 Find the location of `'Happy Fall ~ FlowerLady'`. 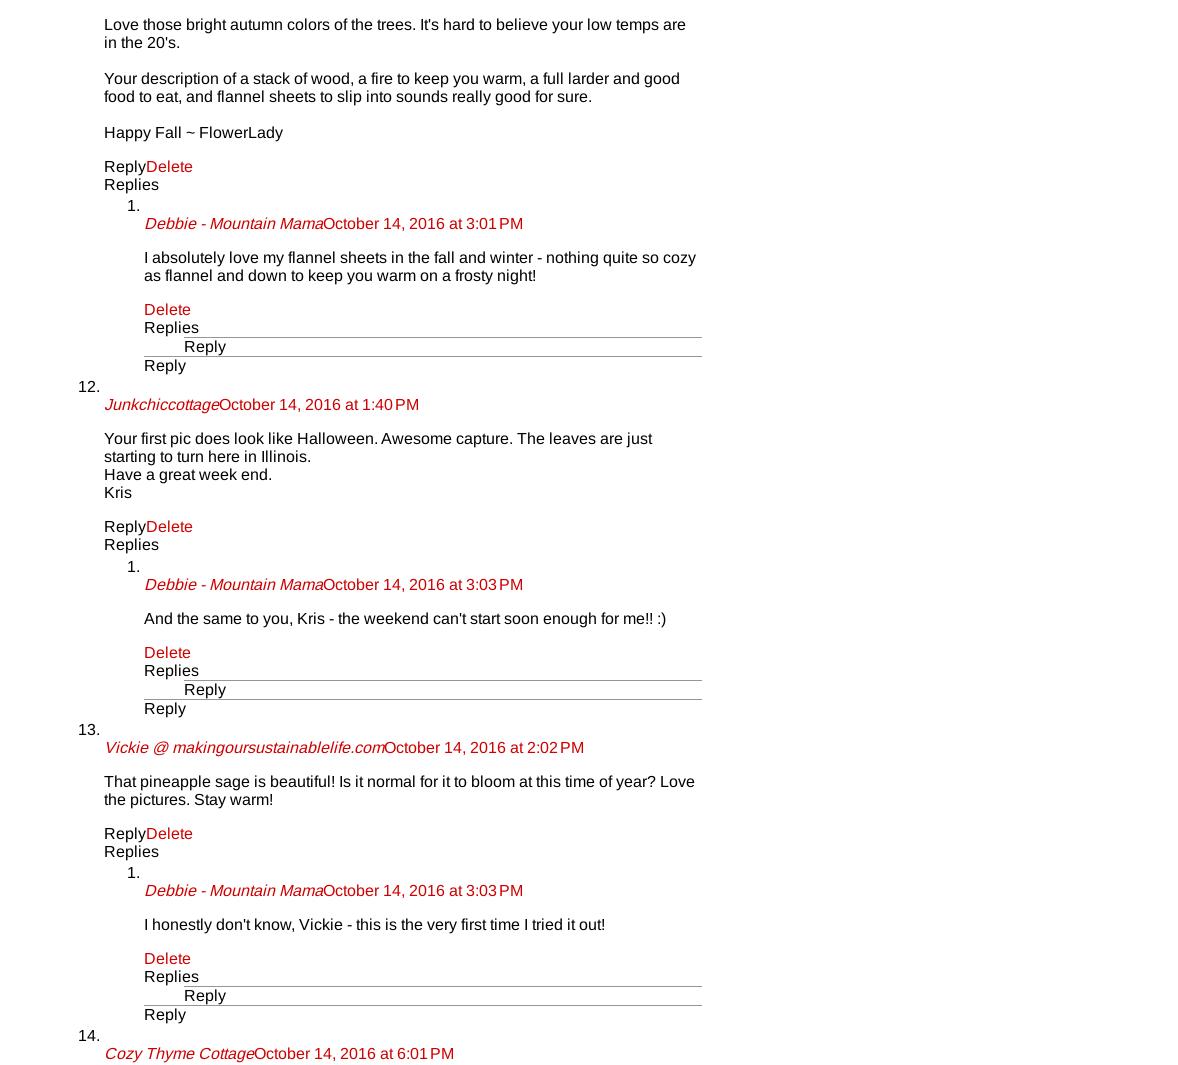

'Happy Fall ~ FlowerLady' is located at coordinates (192, 131).